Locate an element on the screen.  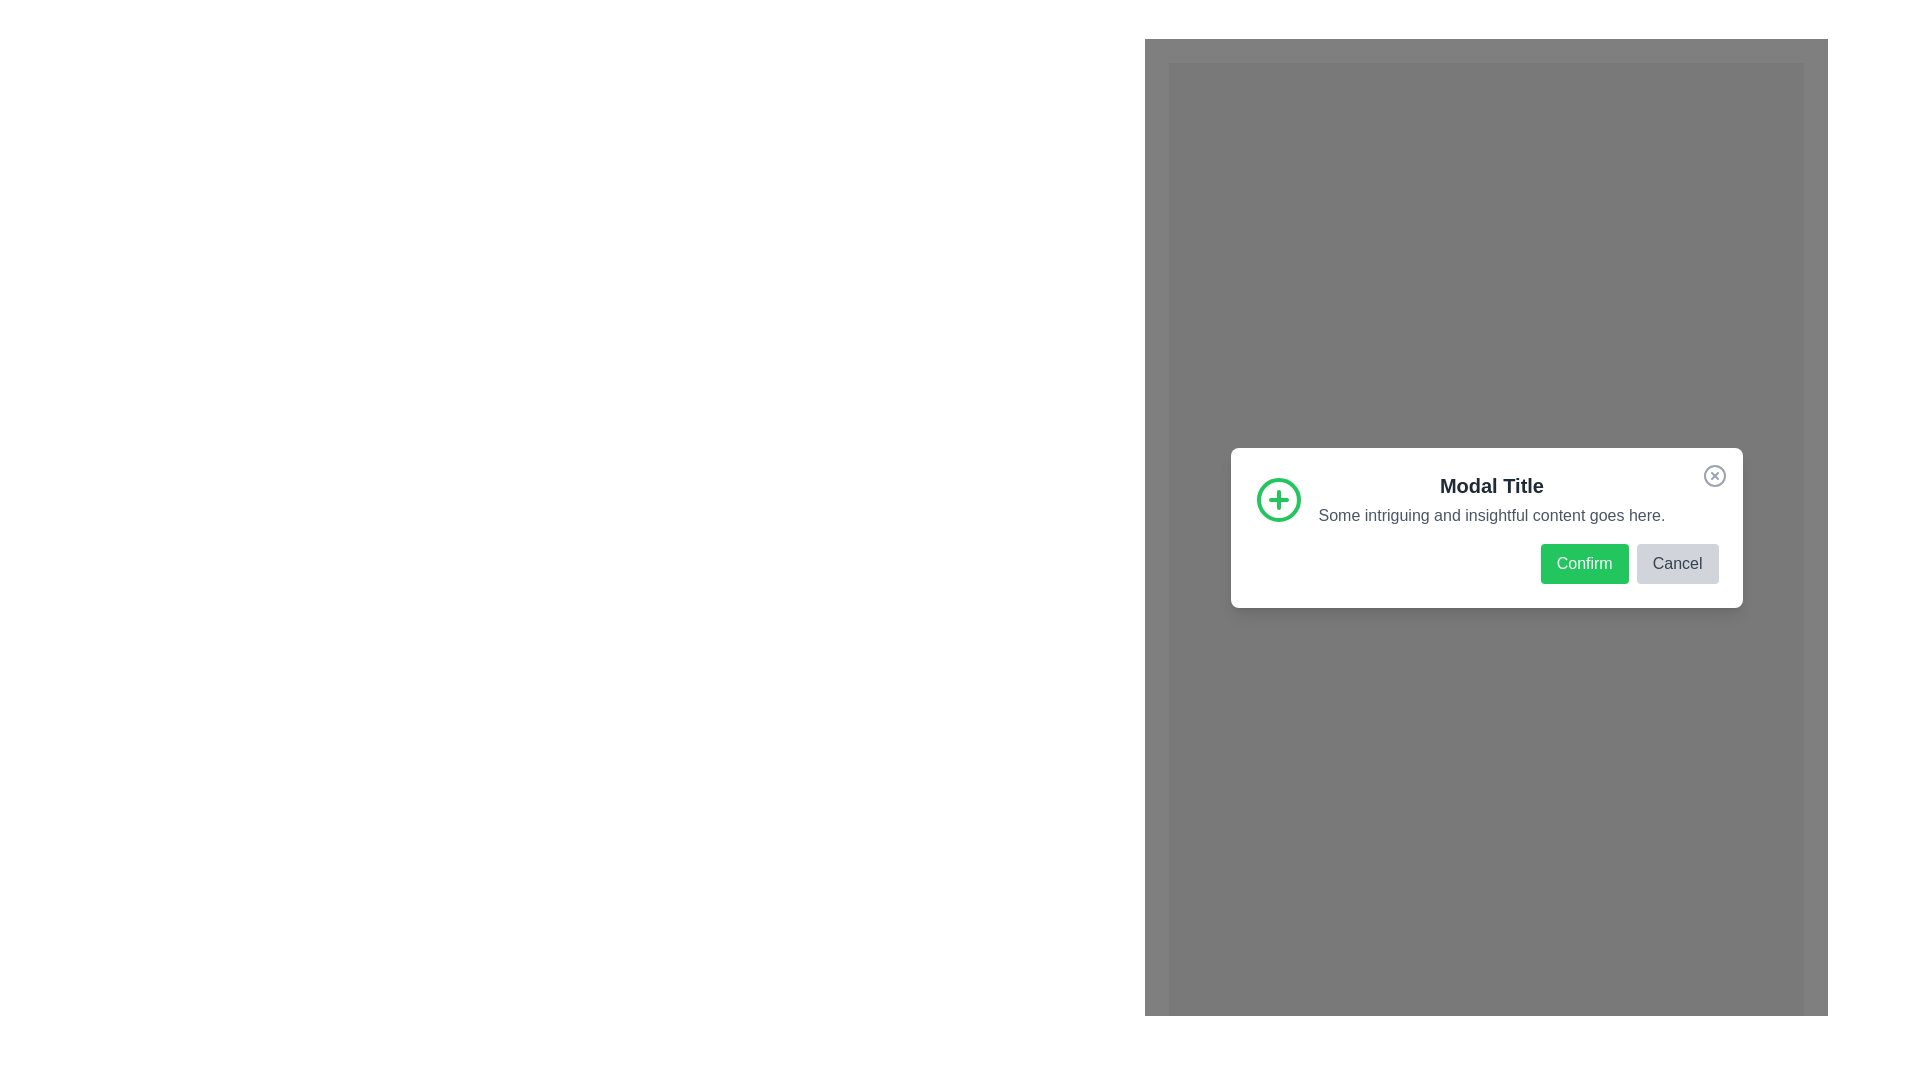
the static text label that provides descriptive information below the 'Modal Title' within the modal window is located at coordinates (1492, 514).